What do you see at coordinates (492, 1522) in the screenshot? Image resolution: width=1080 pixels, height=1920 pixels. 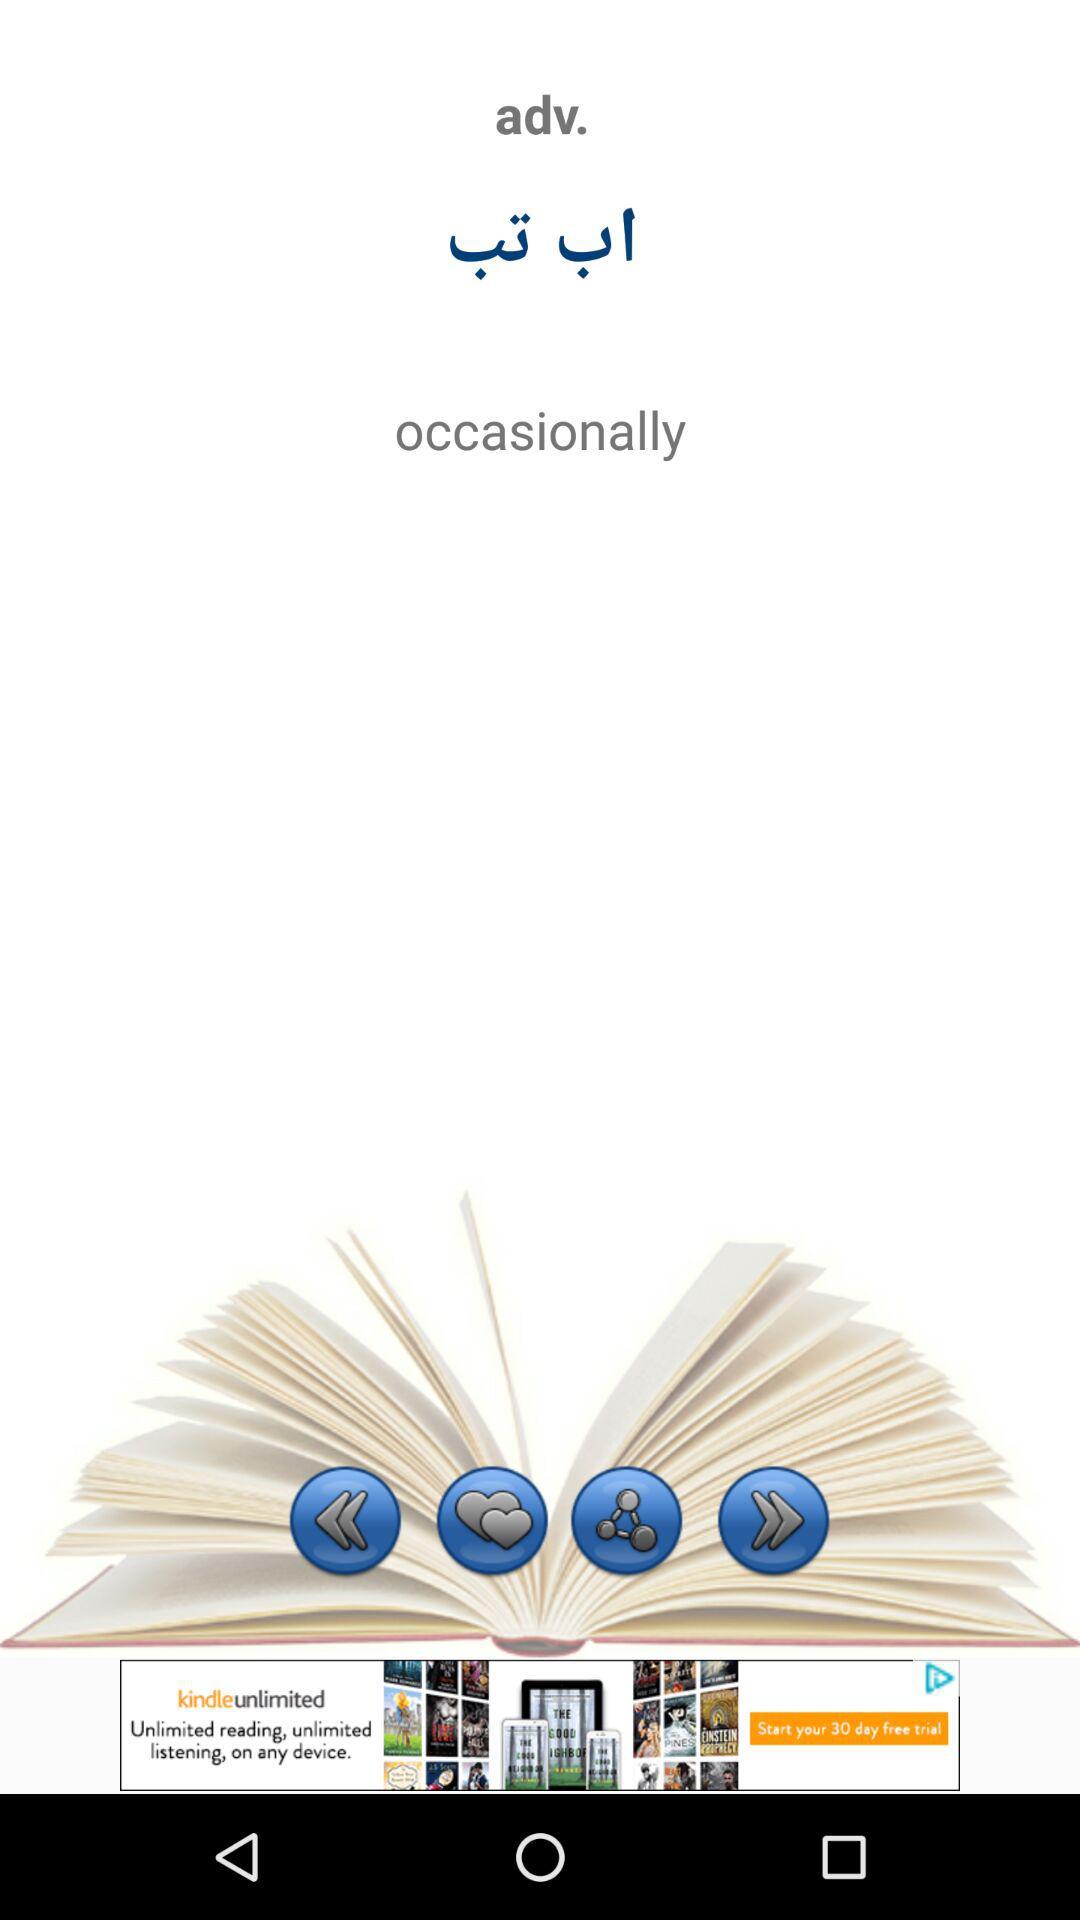 I see `to favorites` at bounding box center [492, 1522].